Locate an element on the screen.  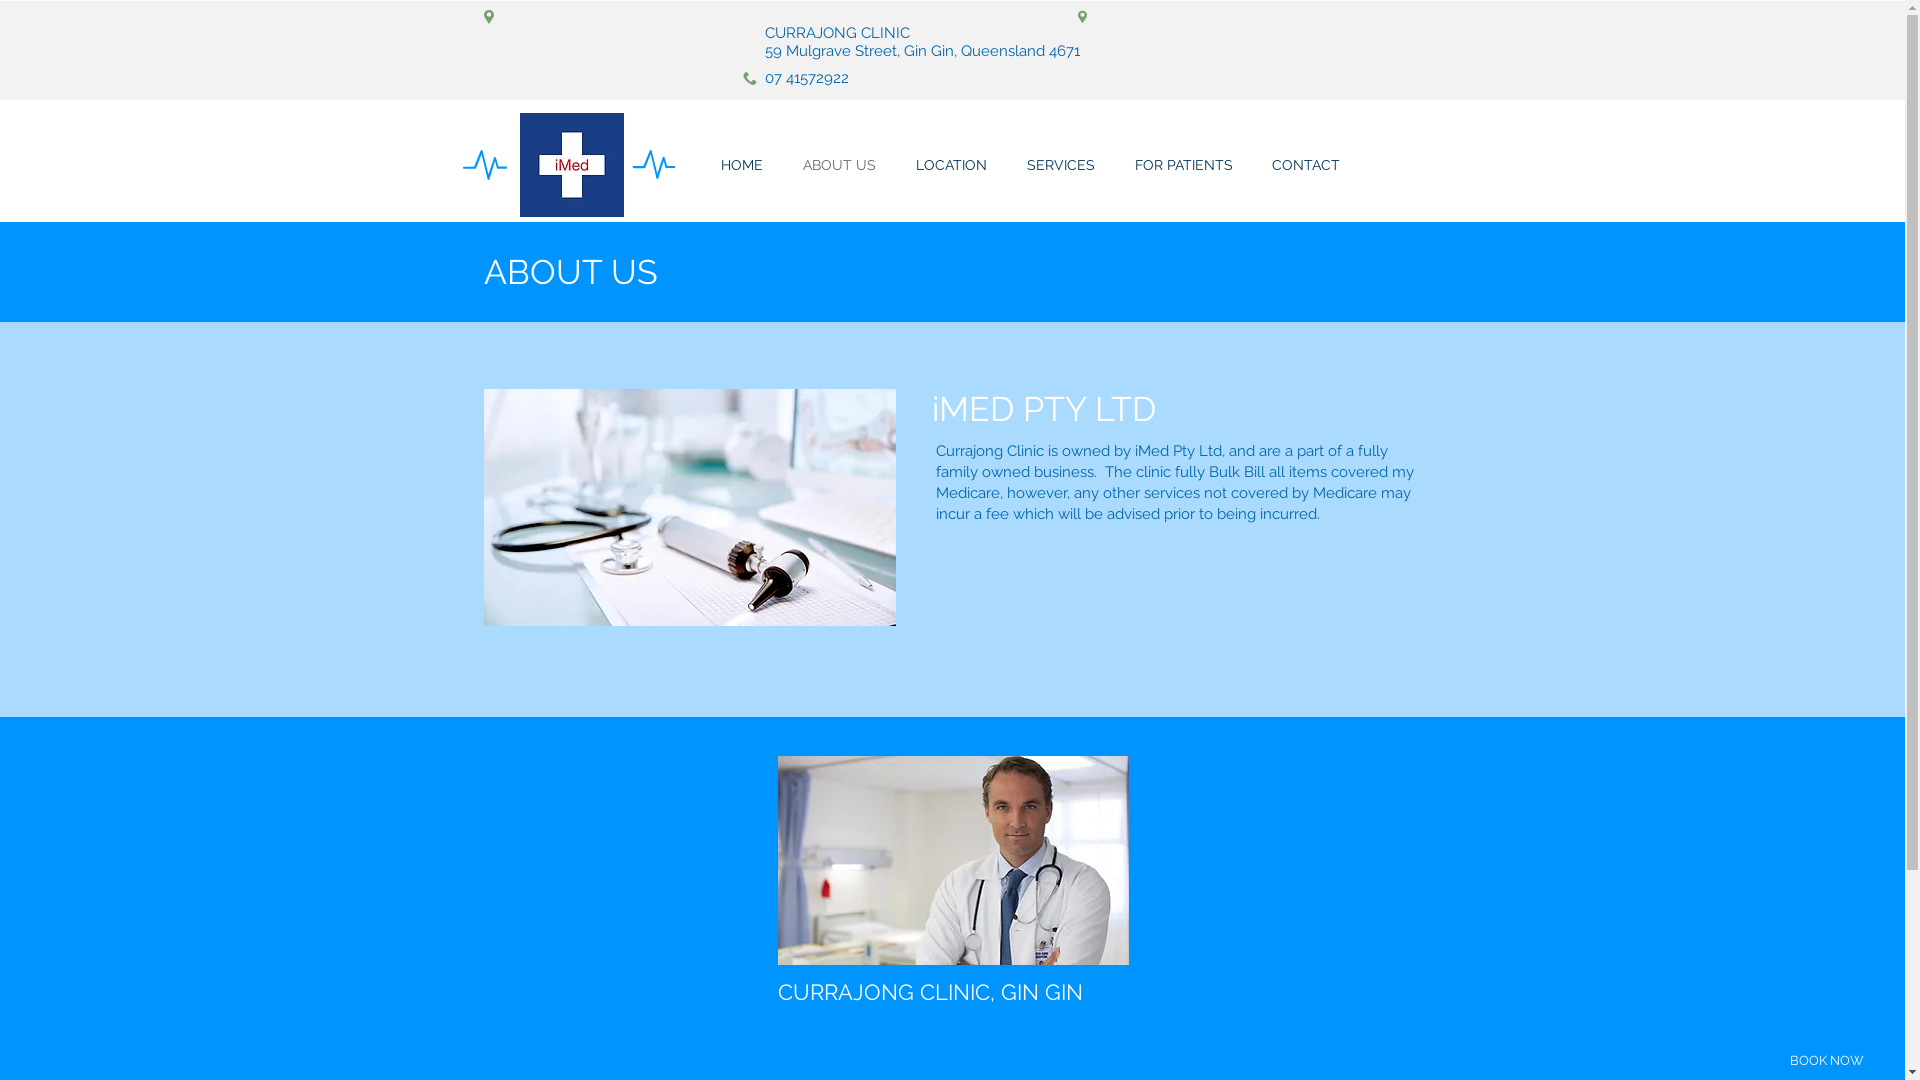
'LOCATION' is located at coordinates (950, 164).